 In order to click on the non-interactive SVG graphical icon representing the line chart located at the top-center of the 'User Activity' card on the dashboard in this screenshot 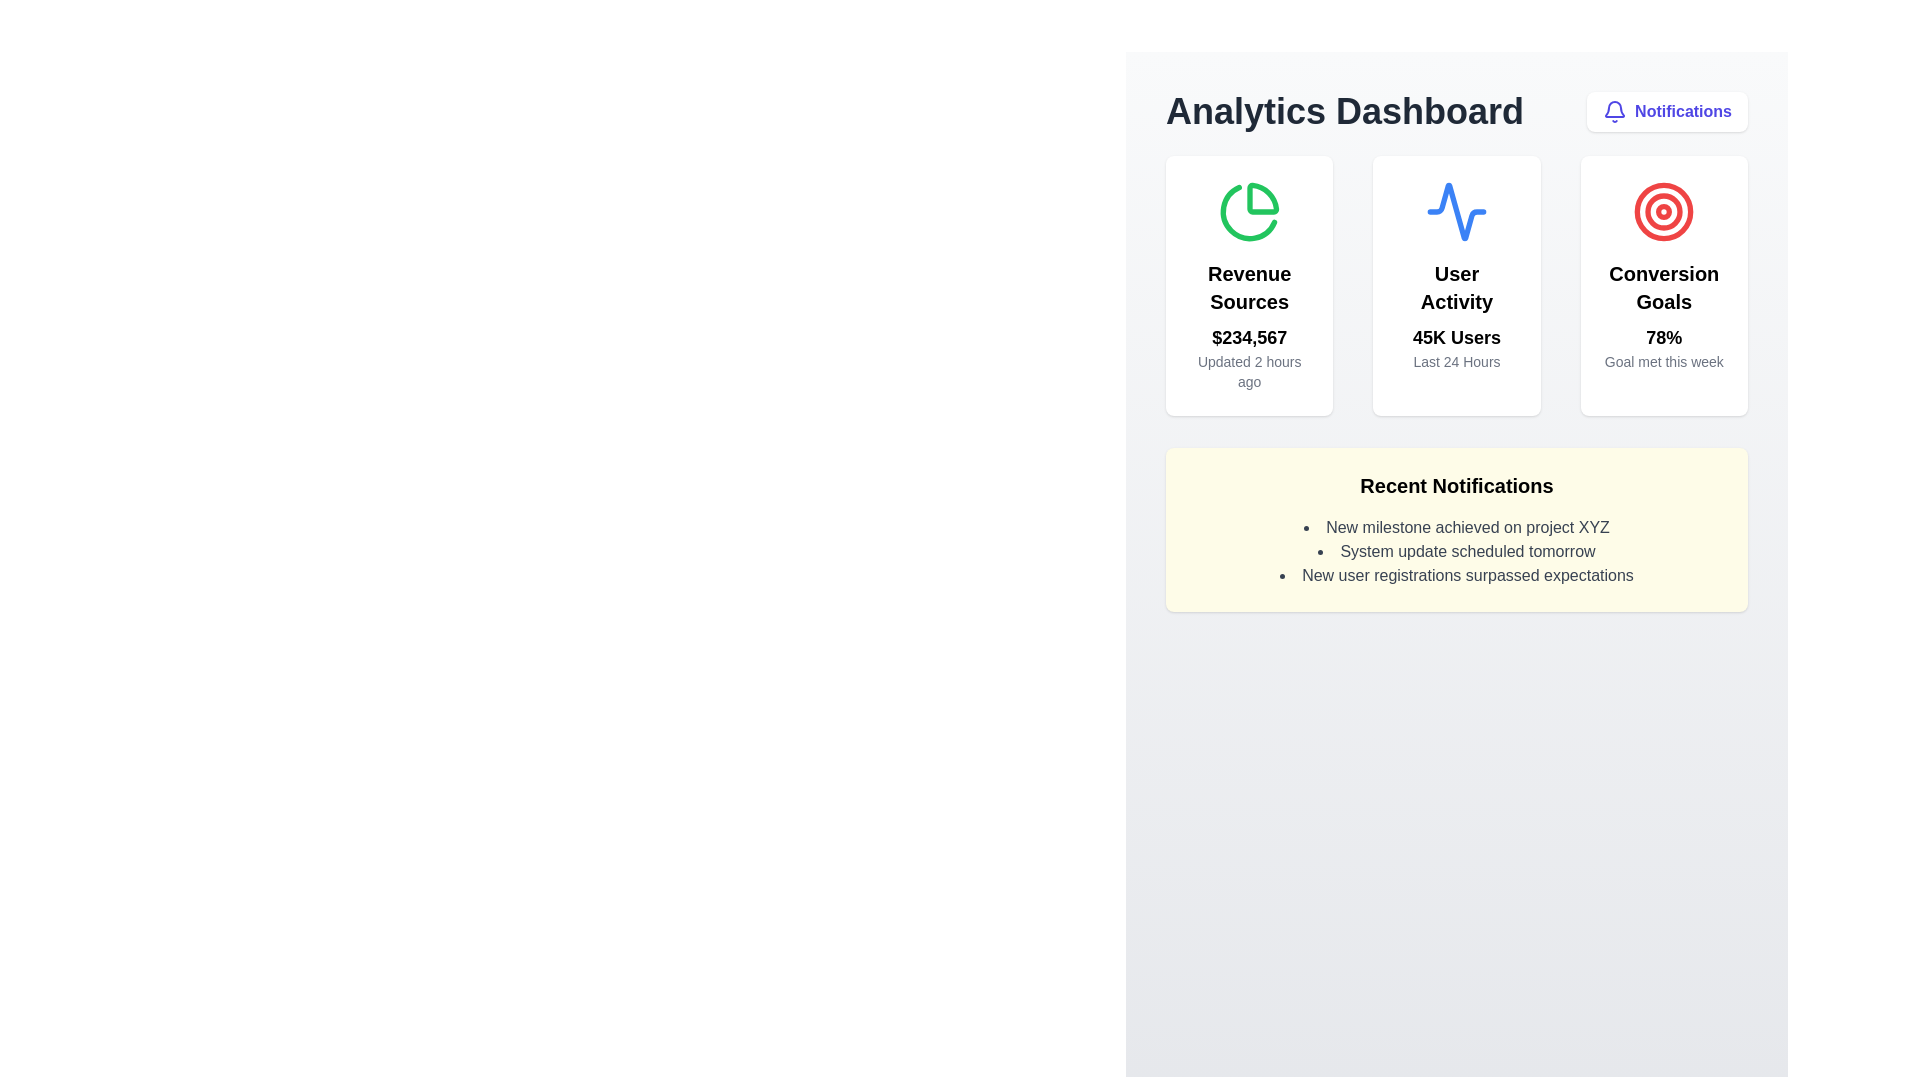, I will do `click(1456, 212)`.